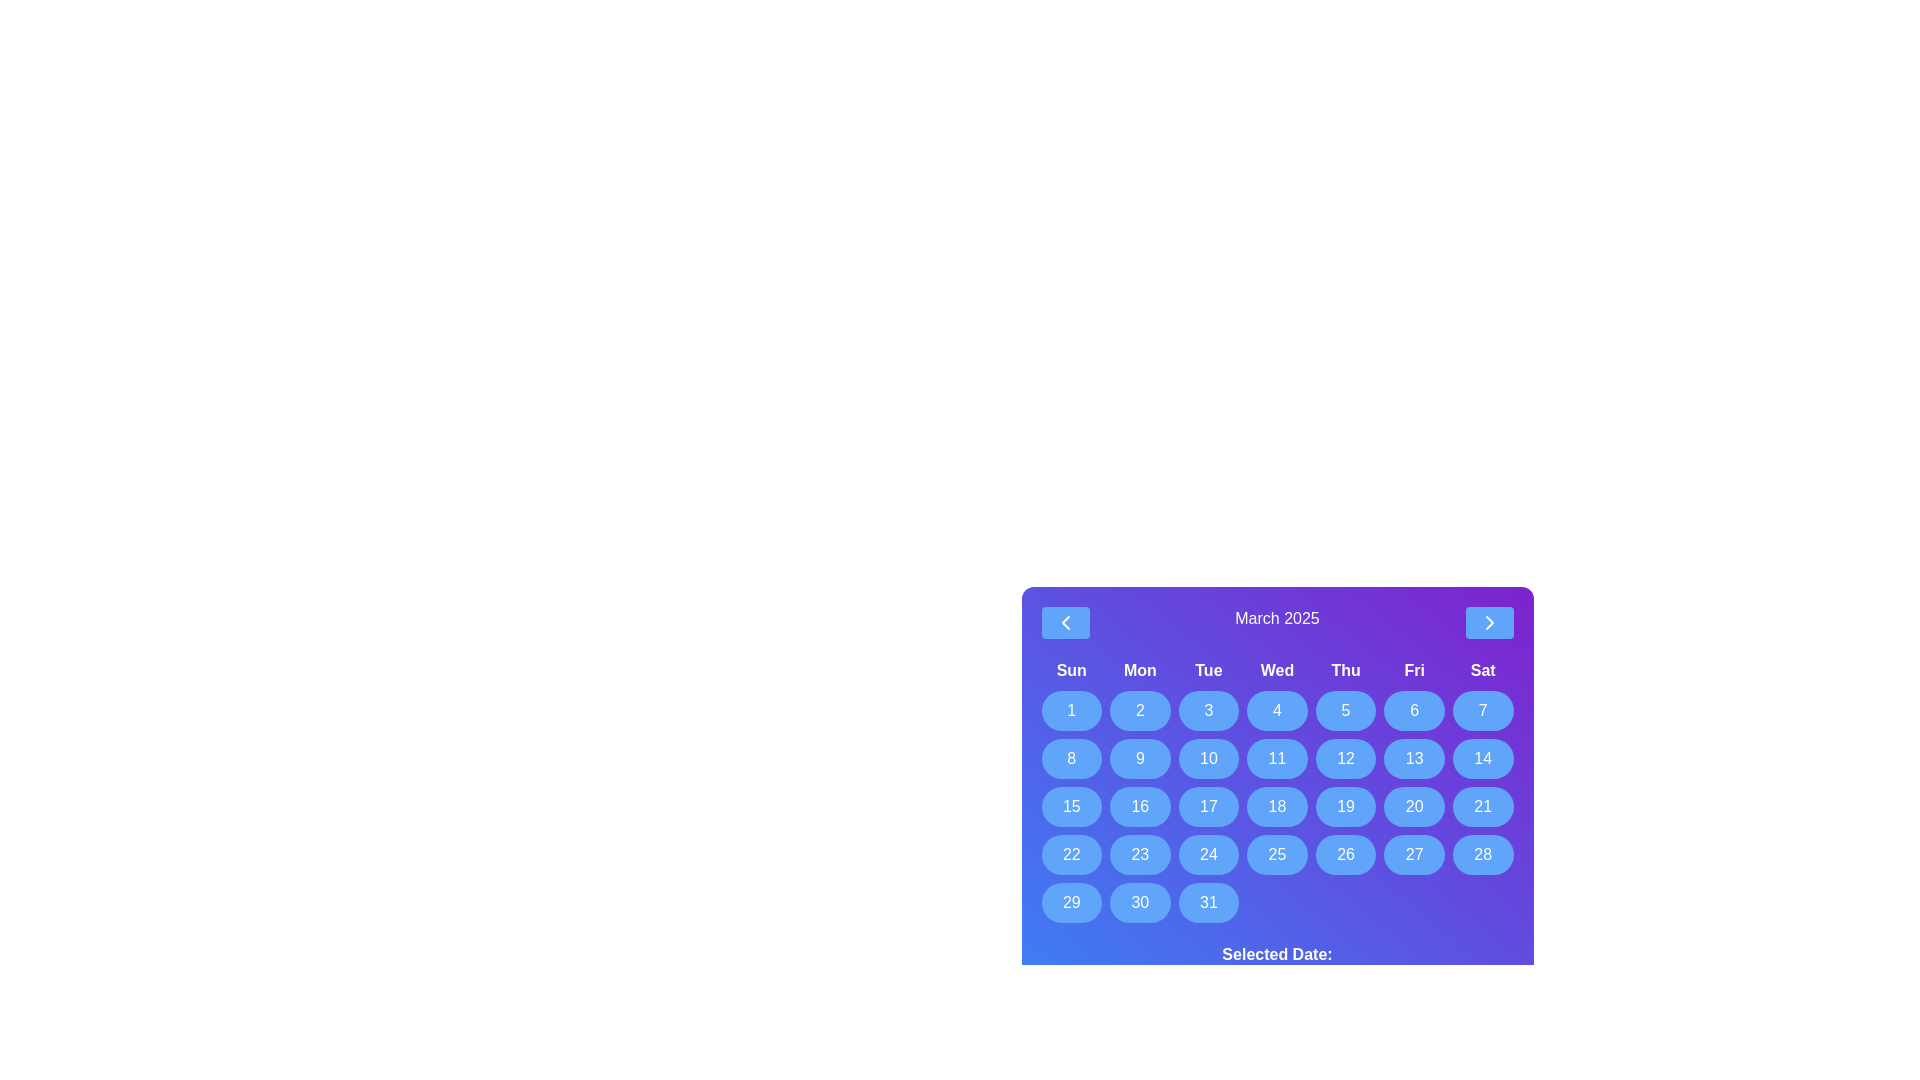 The image size is (1920, 1080). Describe the element at coordinates (1489, 622) in the screenshot. I see `the chevron icon embedded in the blue button` at that location.